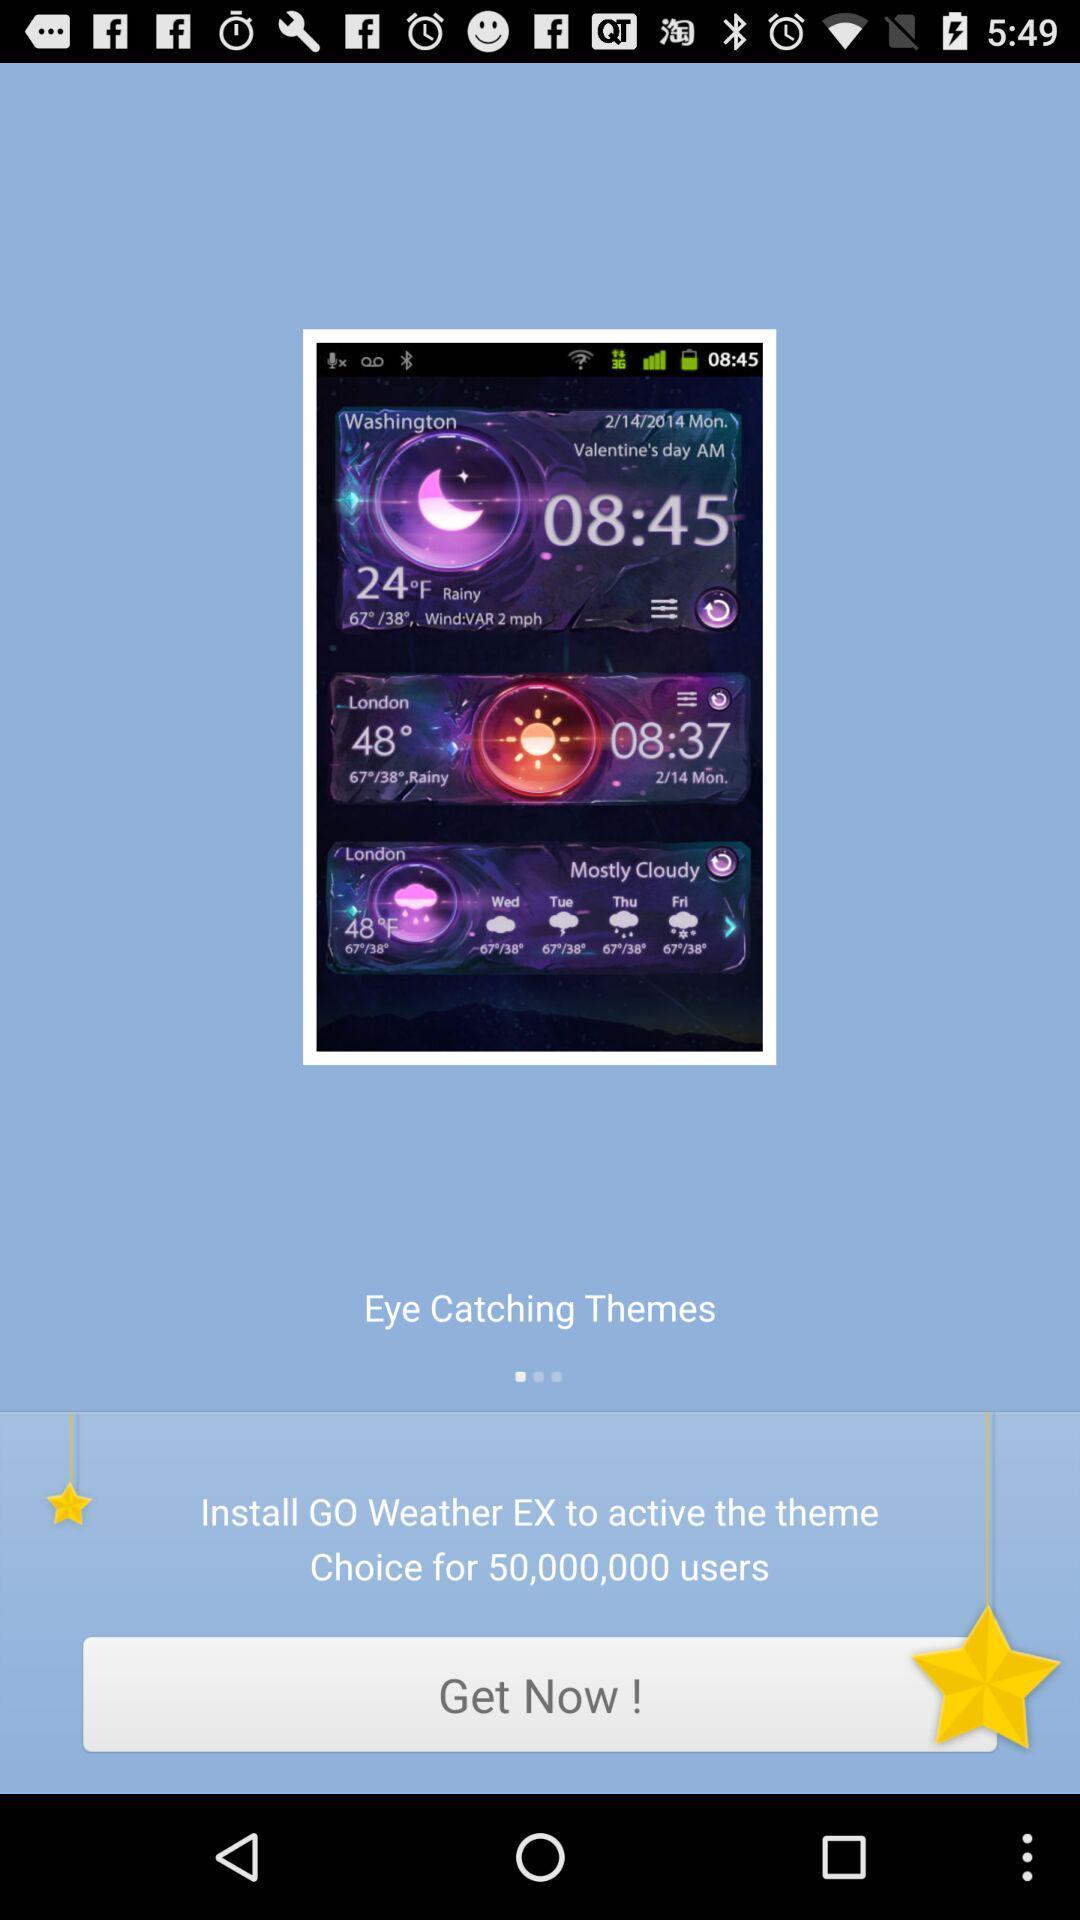  Describe the element at coordinates (540, 1693) in the screenshot. I see `app below choice for 50 item` at that location.